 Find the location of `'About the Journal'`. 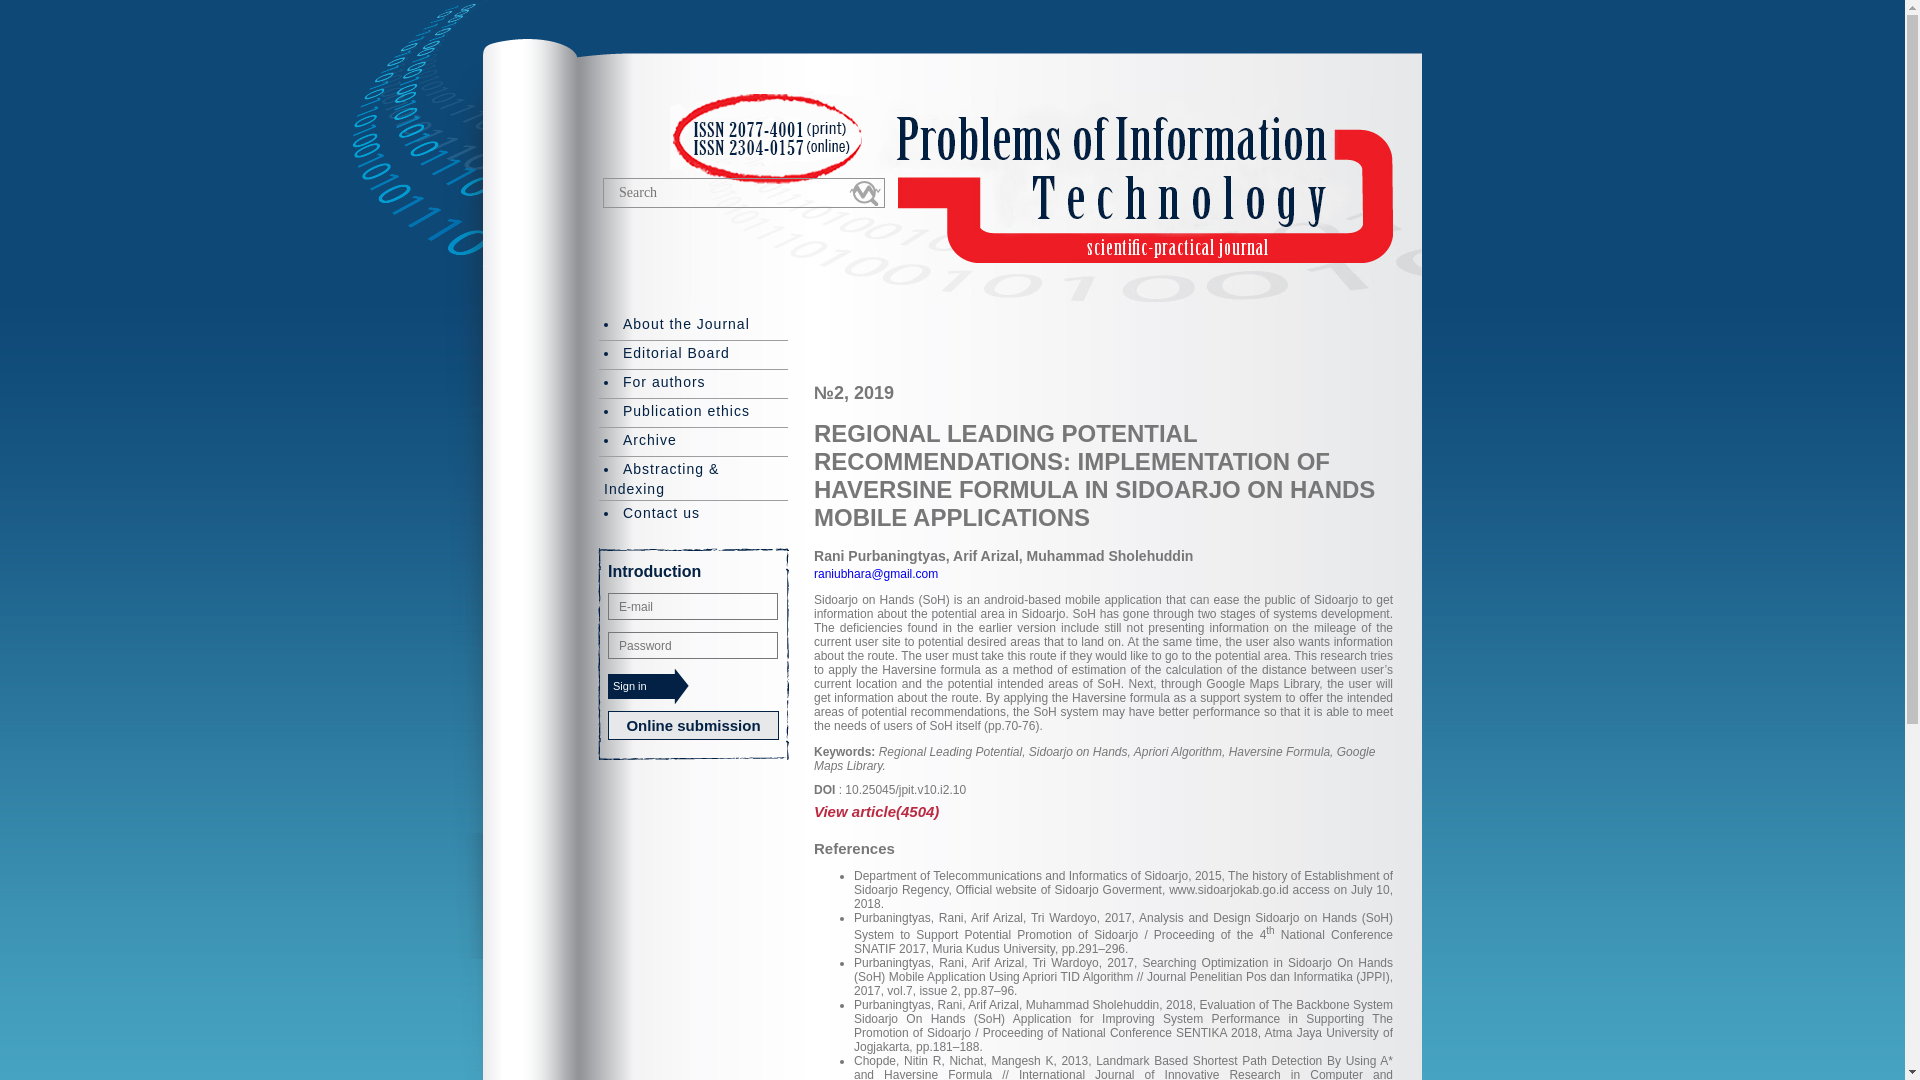

'About the Journal' is located at coordinates (598, 324).